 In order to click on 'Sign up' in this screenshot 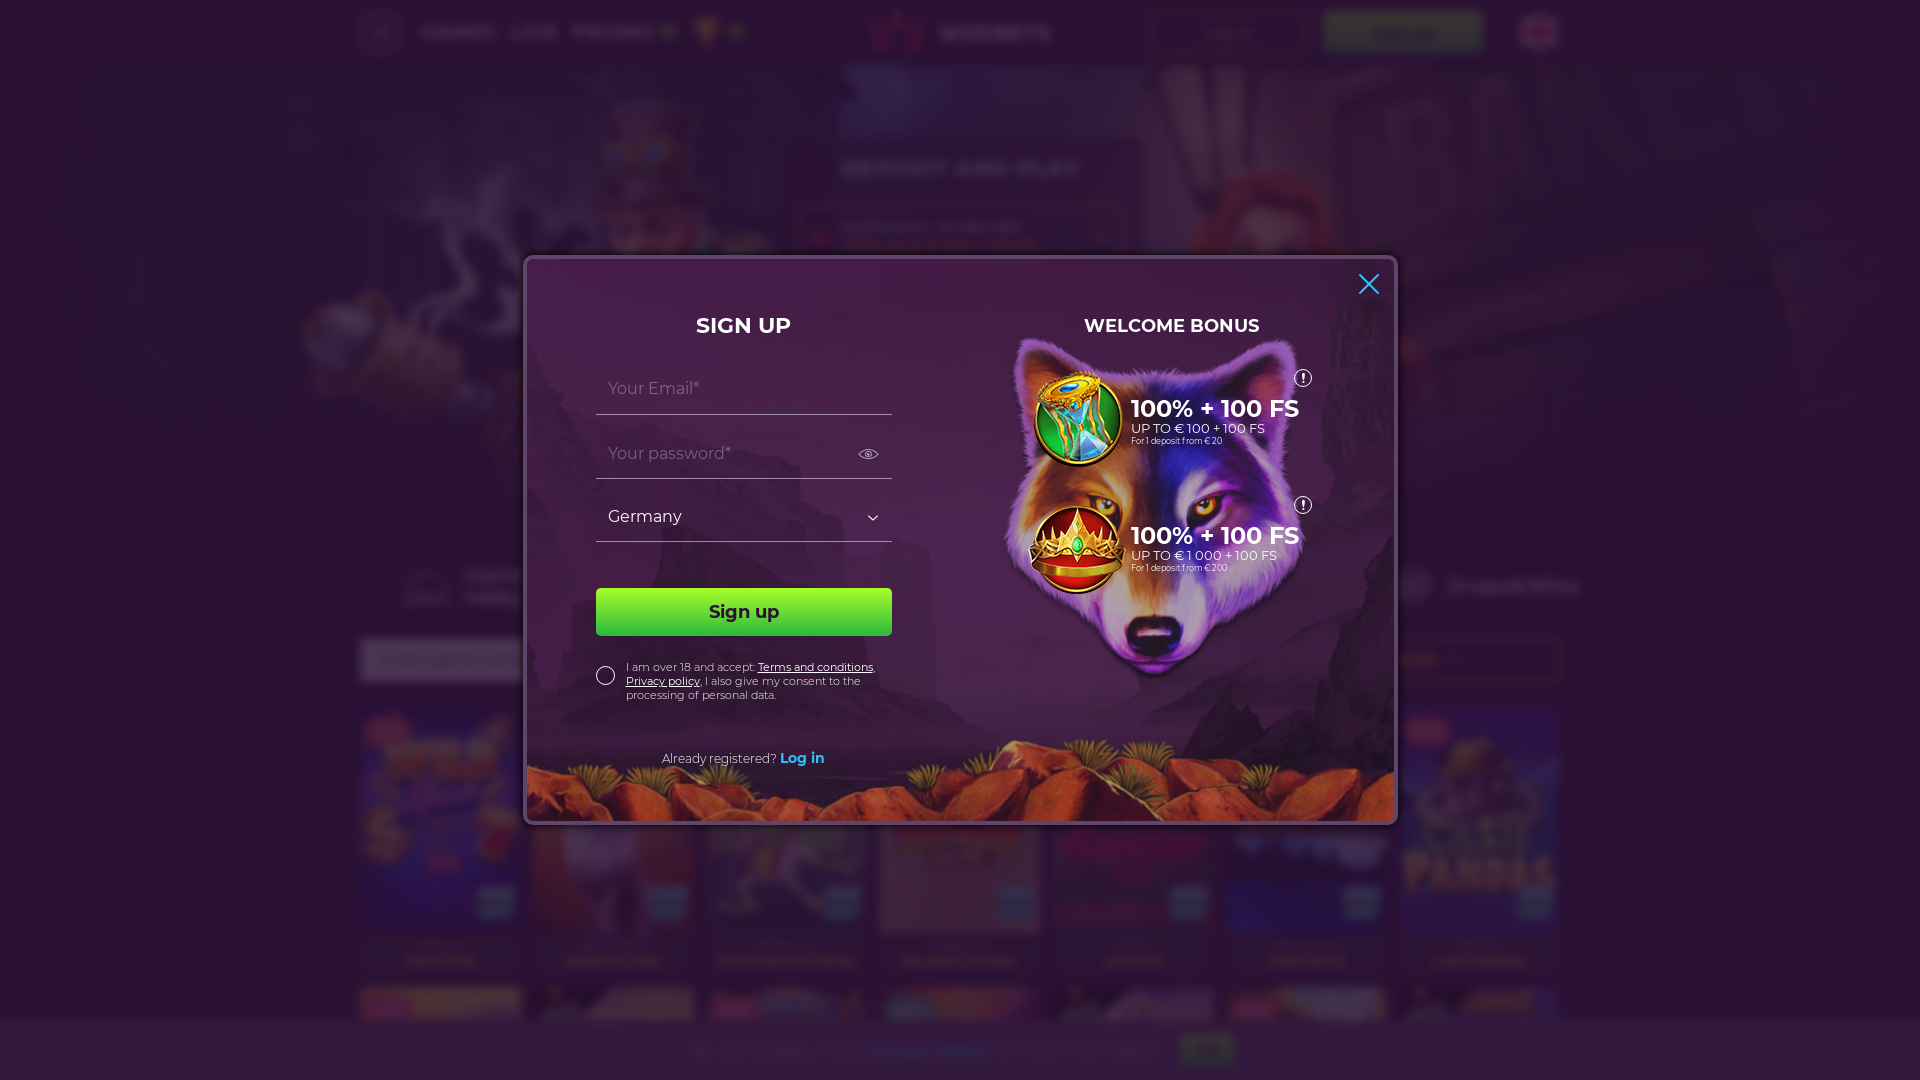, I will do `click(743, 611)`.